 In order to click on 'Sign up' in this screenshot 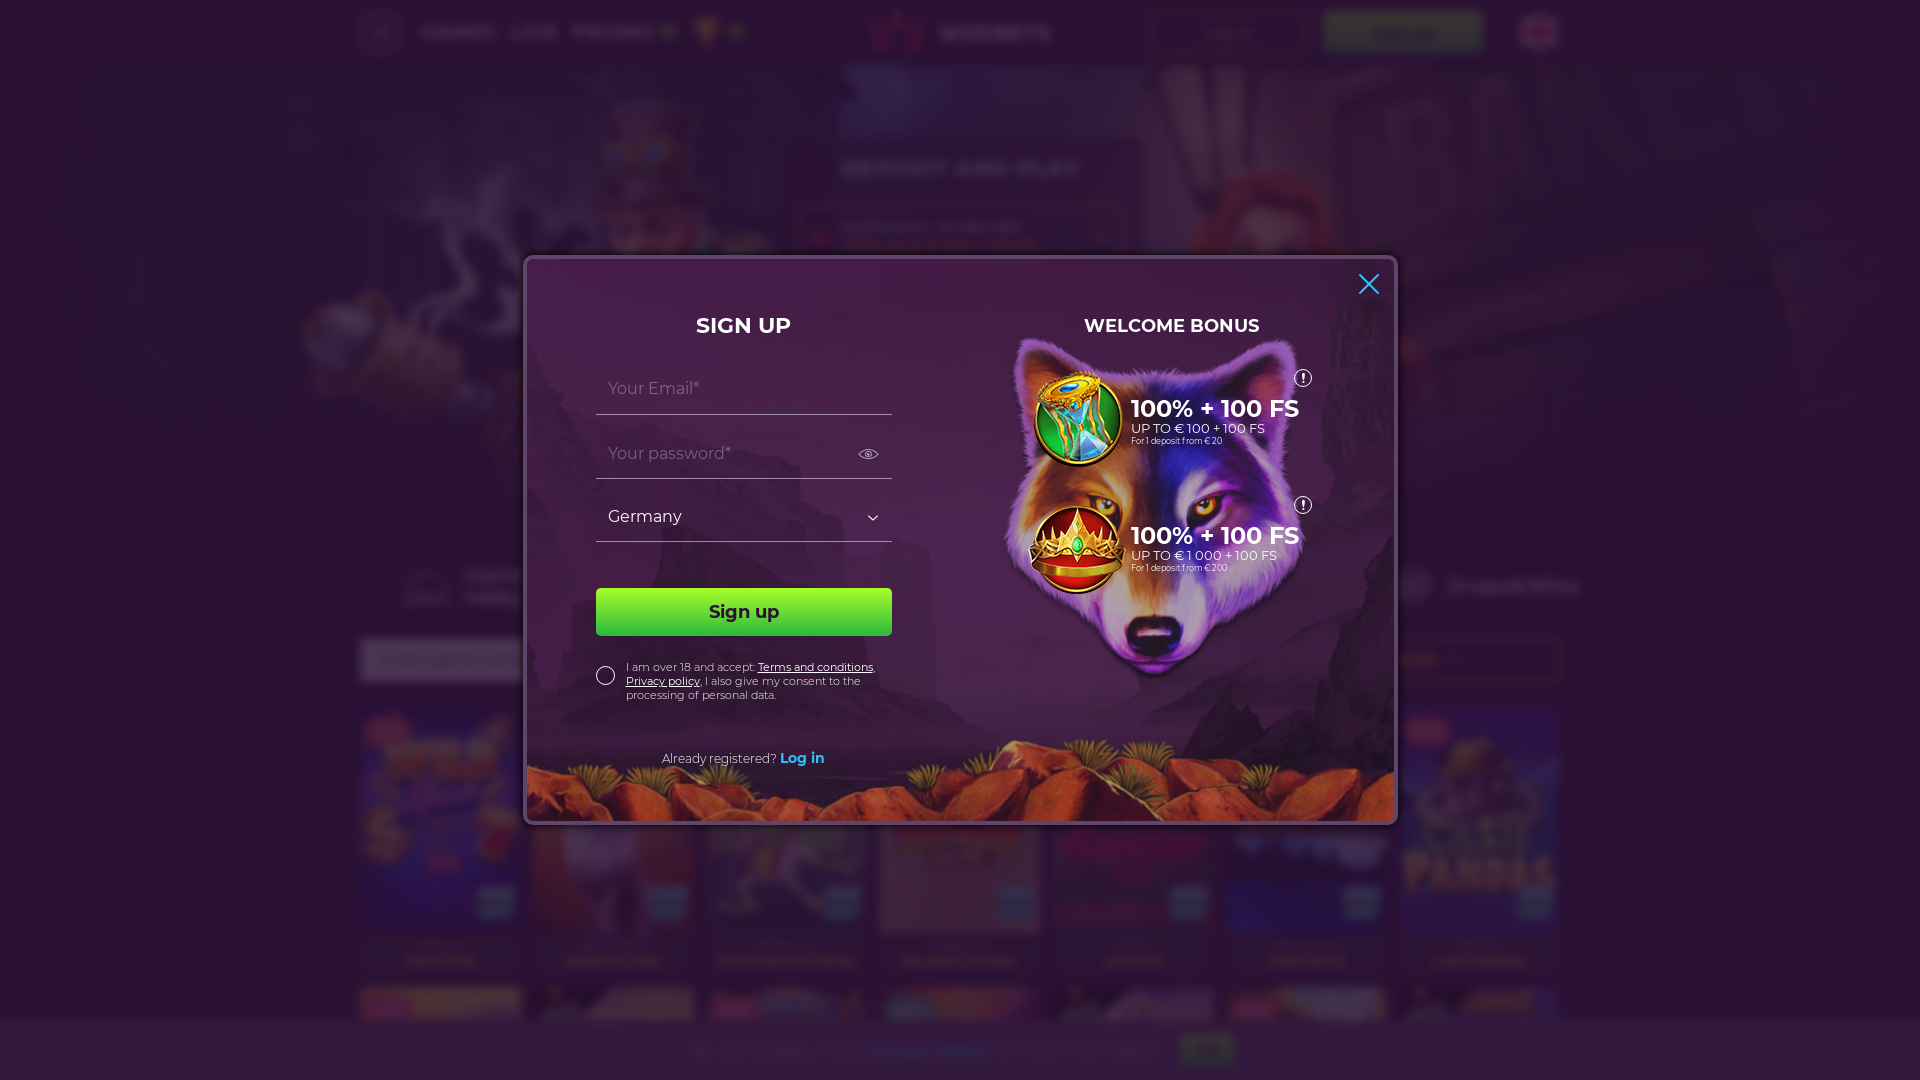, I will do `click(743, 611)`.